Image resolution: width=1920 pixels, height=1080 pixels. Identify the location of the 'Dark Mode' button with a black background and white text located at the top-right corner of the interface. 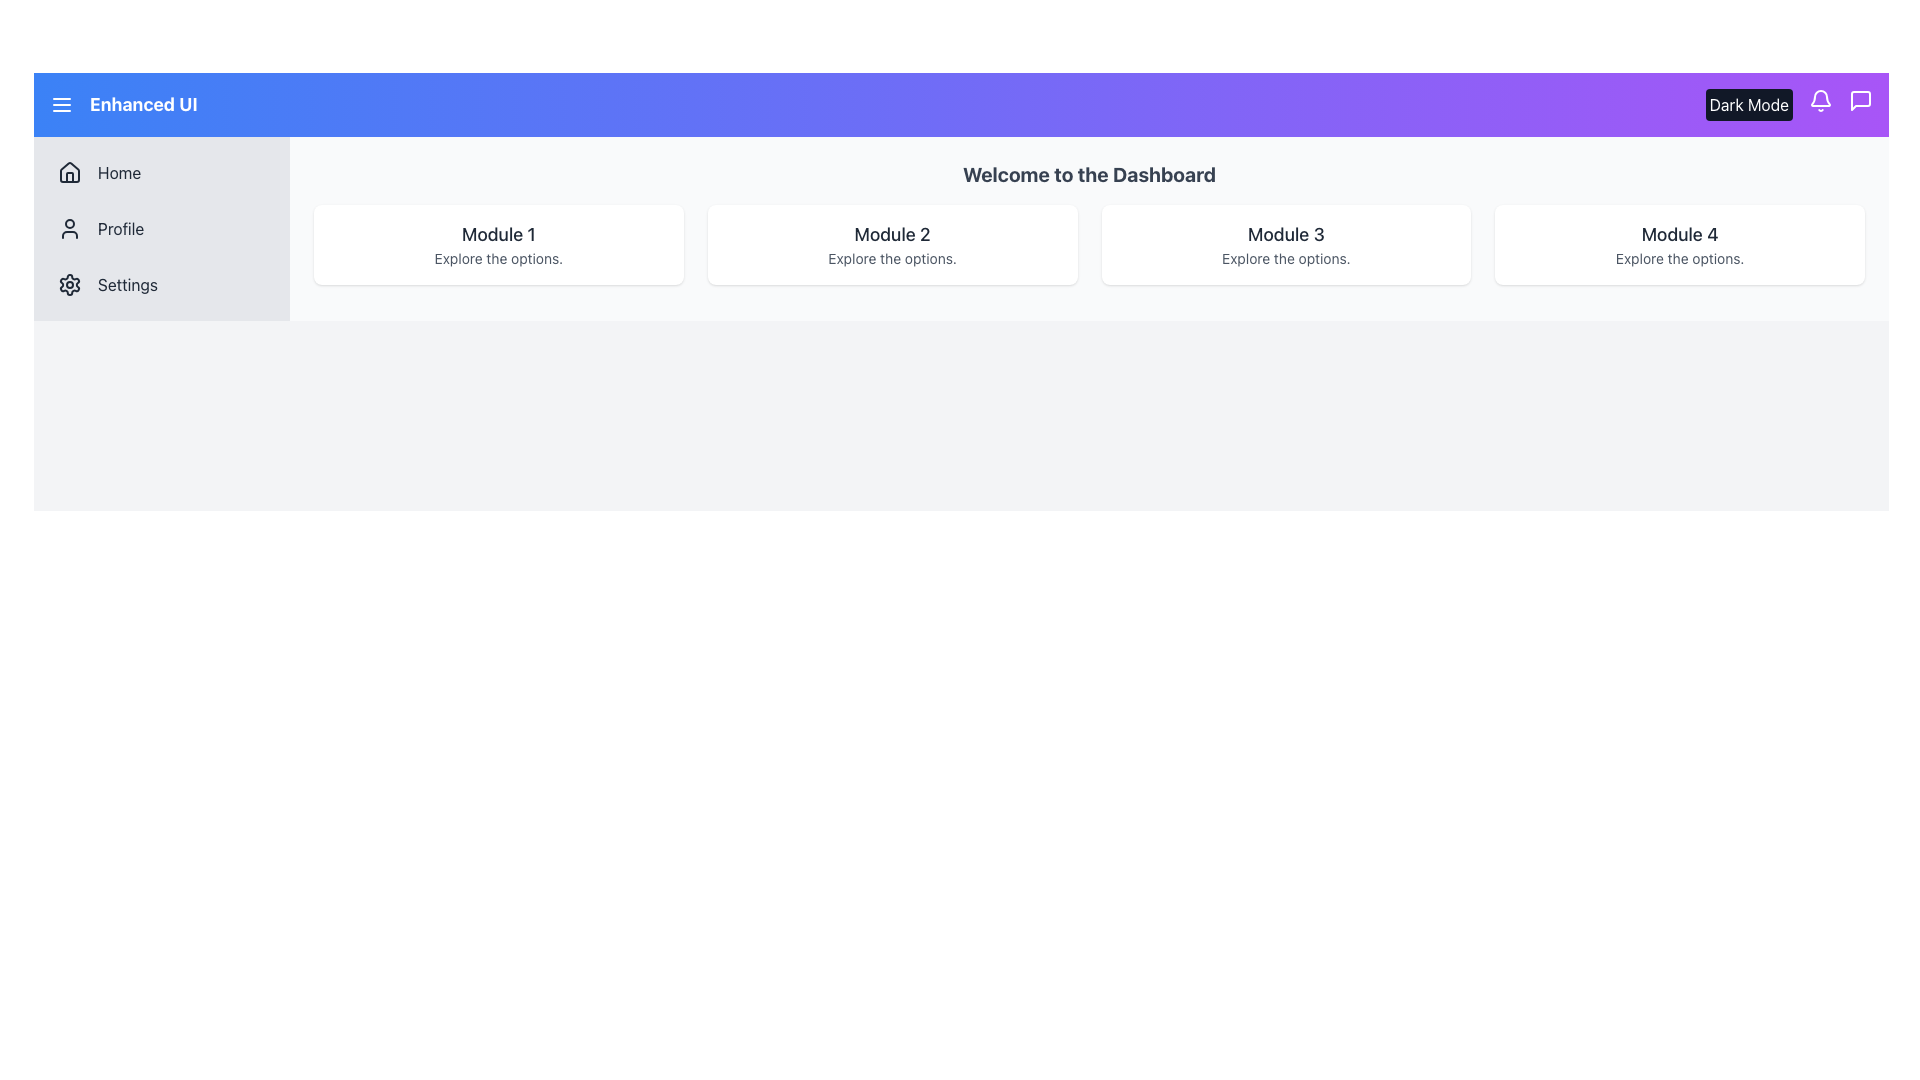
(1789, 104).